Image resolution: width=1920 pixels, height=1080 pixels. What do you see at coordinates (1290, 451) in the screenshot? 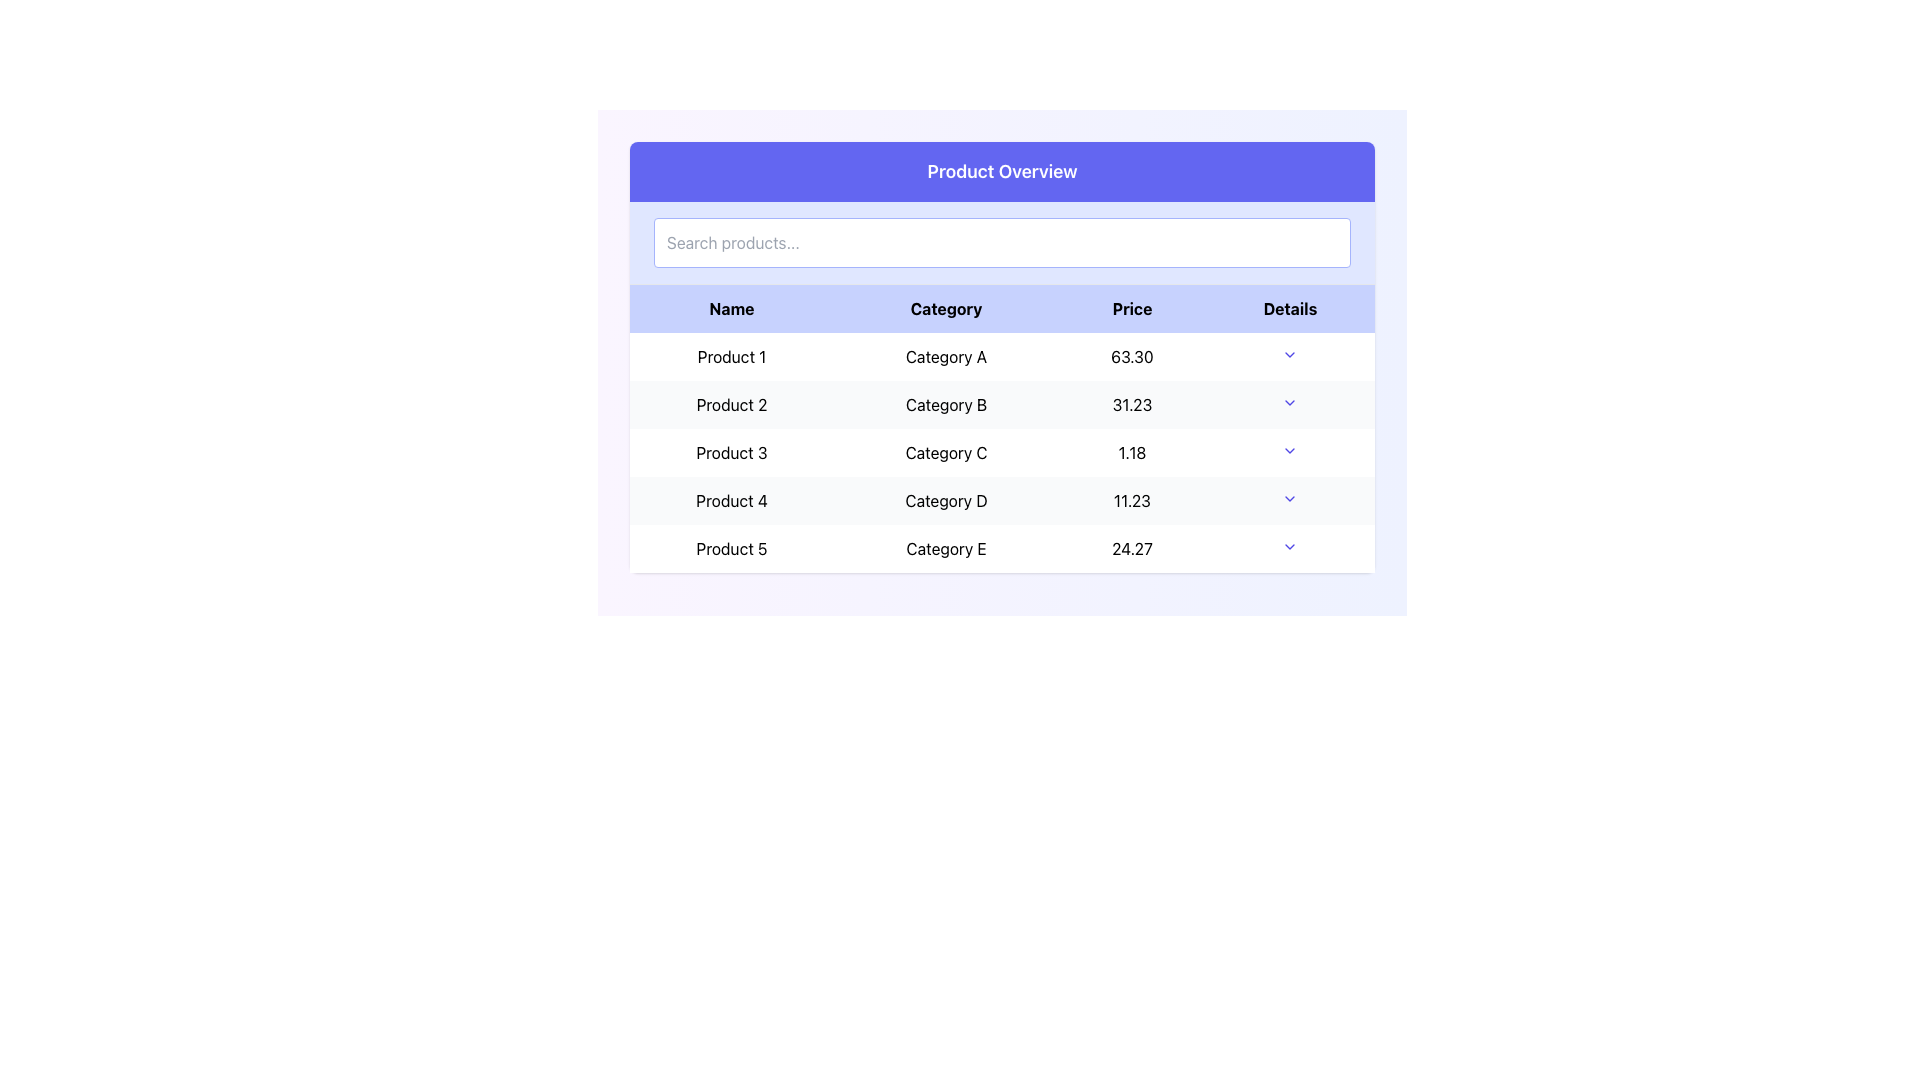
I see `the dropdown toggle icon in the 'Details' column for 'Product 3'` at bounding box center [1290, 451].